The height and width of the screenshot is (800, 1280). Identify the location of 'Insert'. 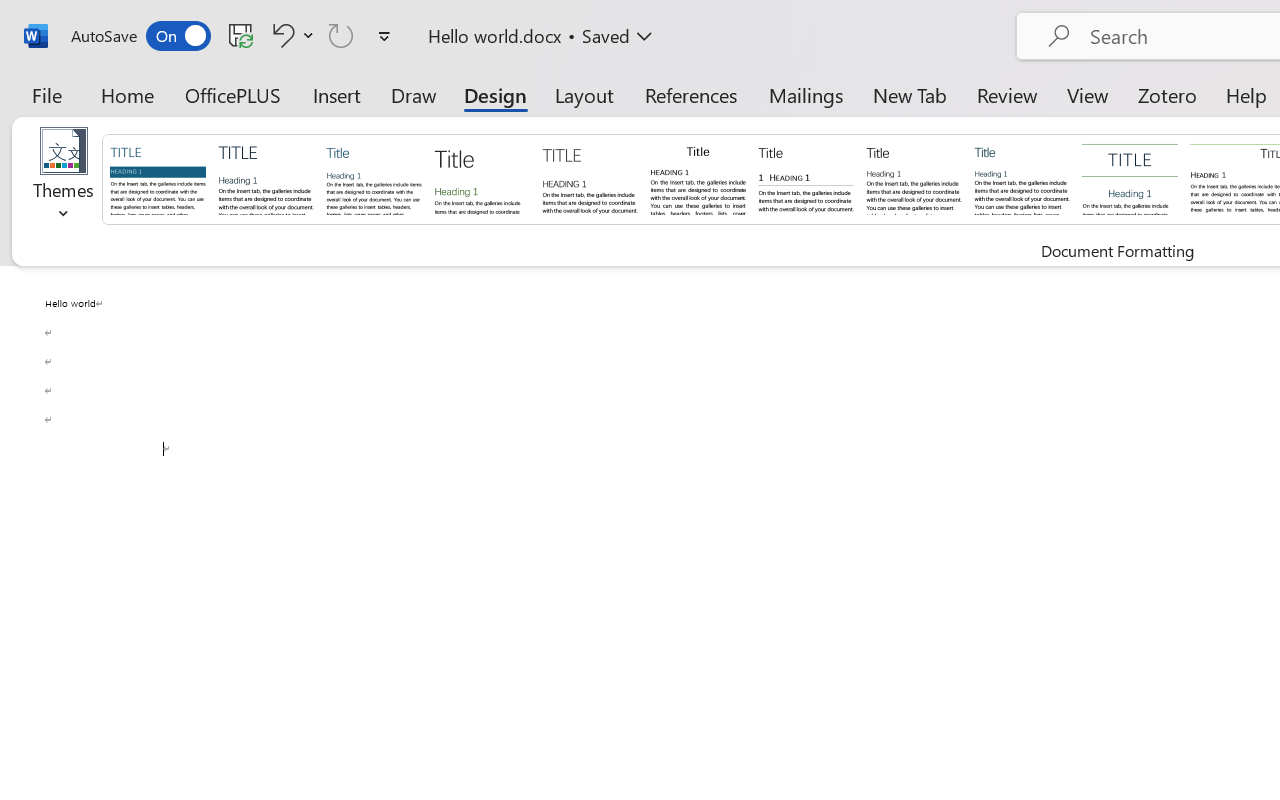
(337, 94).